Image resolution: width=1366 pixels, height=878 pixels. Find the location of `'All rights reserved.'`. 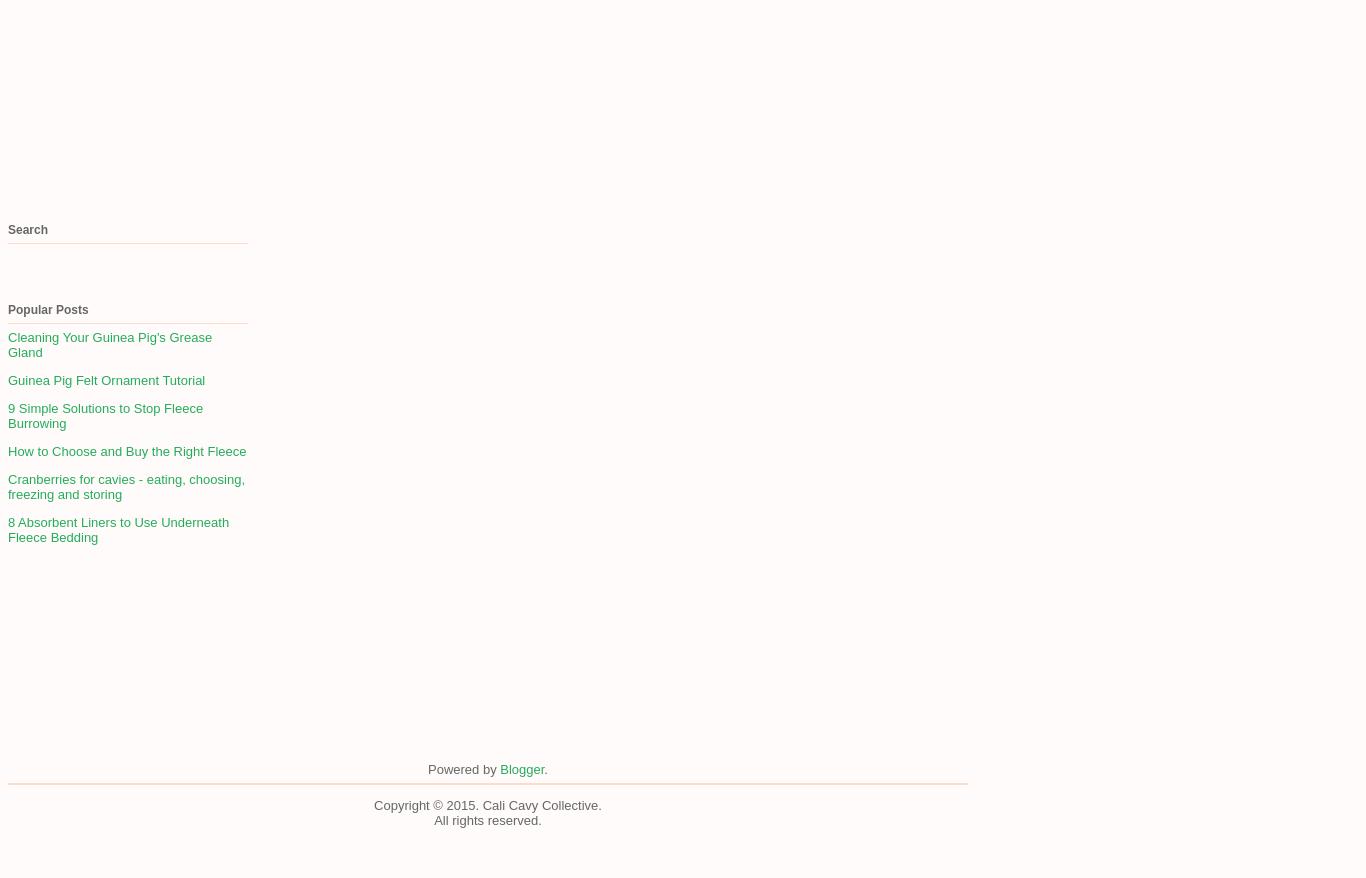

'All rights reserved.' is located at coordinates (487, 819).